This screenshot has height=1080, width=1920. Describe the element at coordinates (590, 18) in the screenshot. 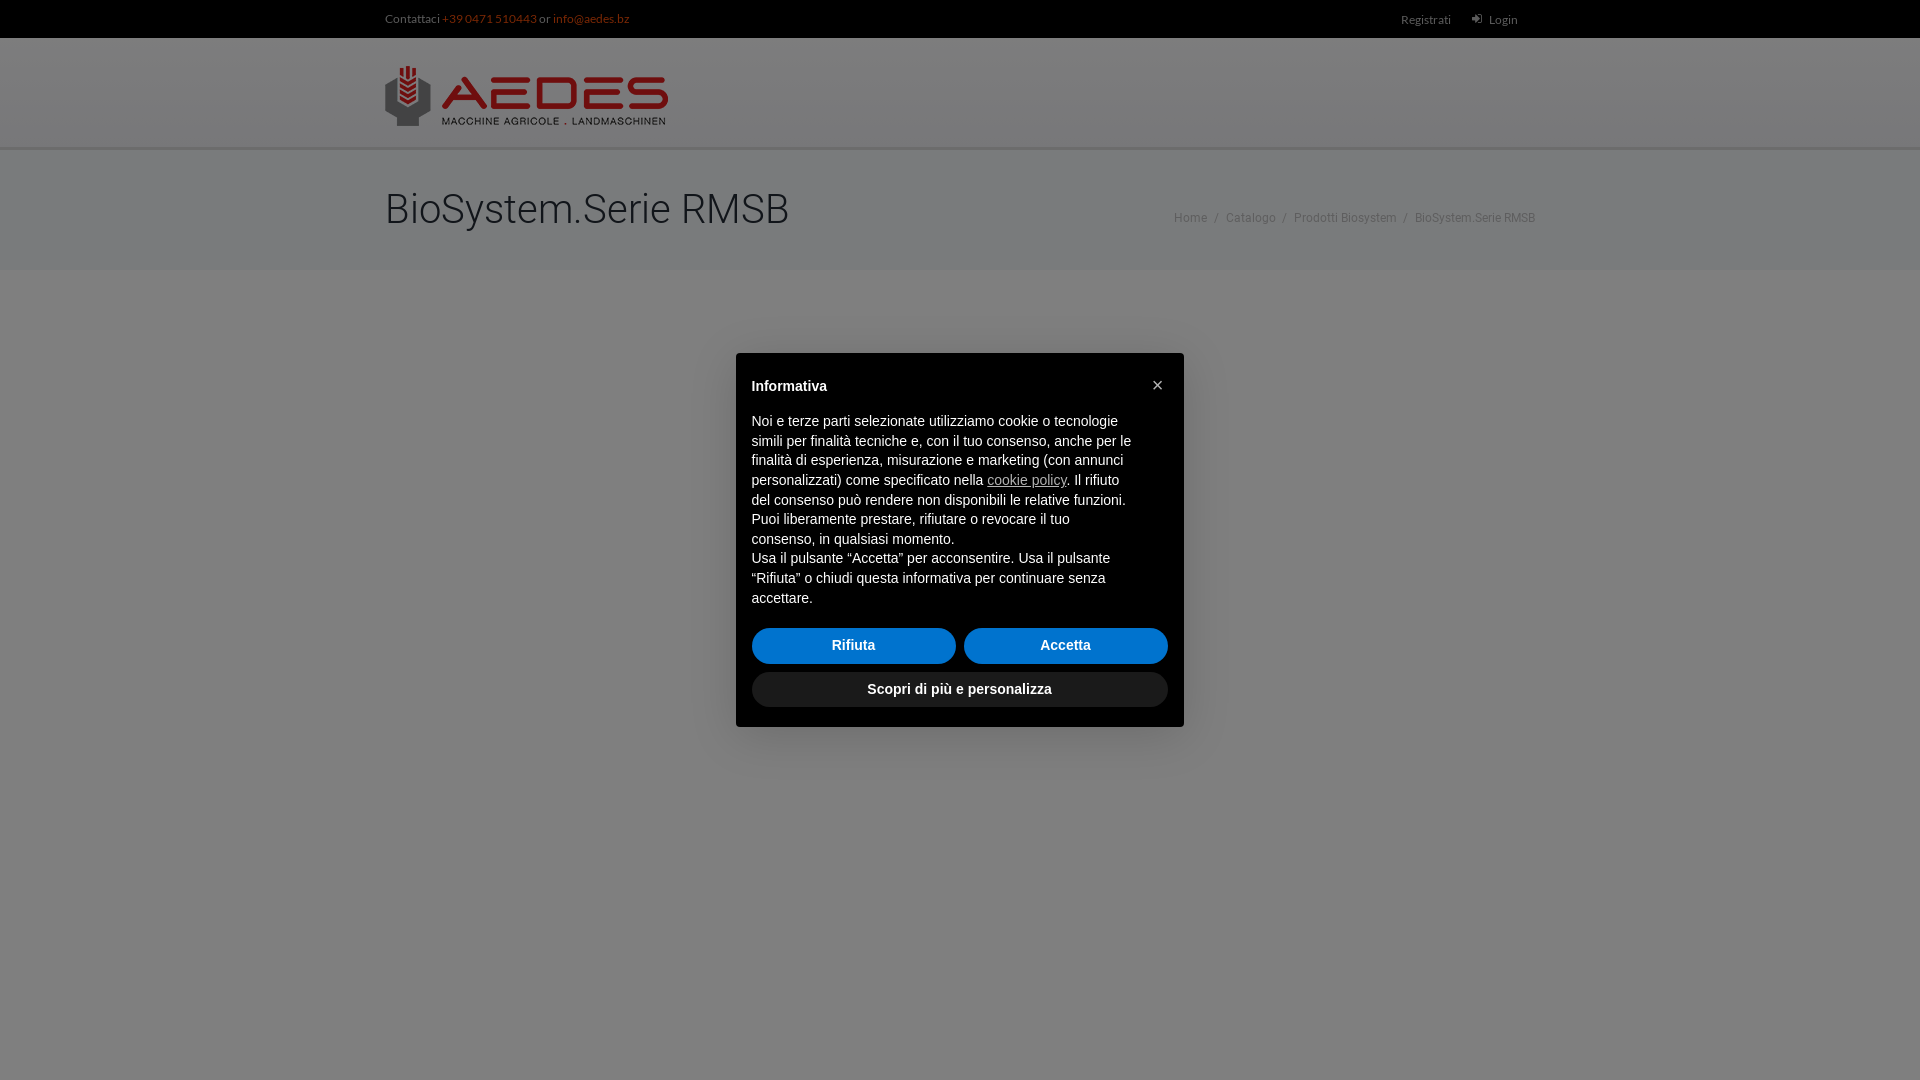

I see `'info@aedes.bz'` at that location.